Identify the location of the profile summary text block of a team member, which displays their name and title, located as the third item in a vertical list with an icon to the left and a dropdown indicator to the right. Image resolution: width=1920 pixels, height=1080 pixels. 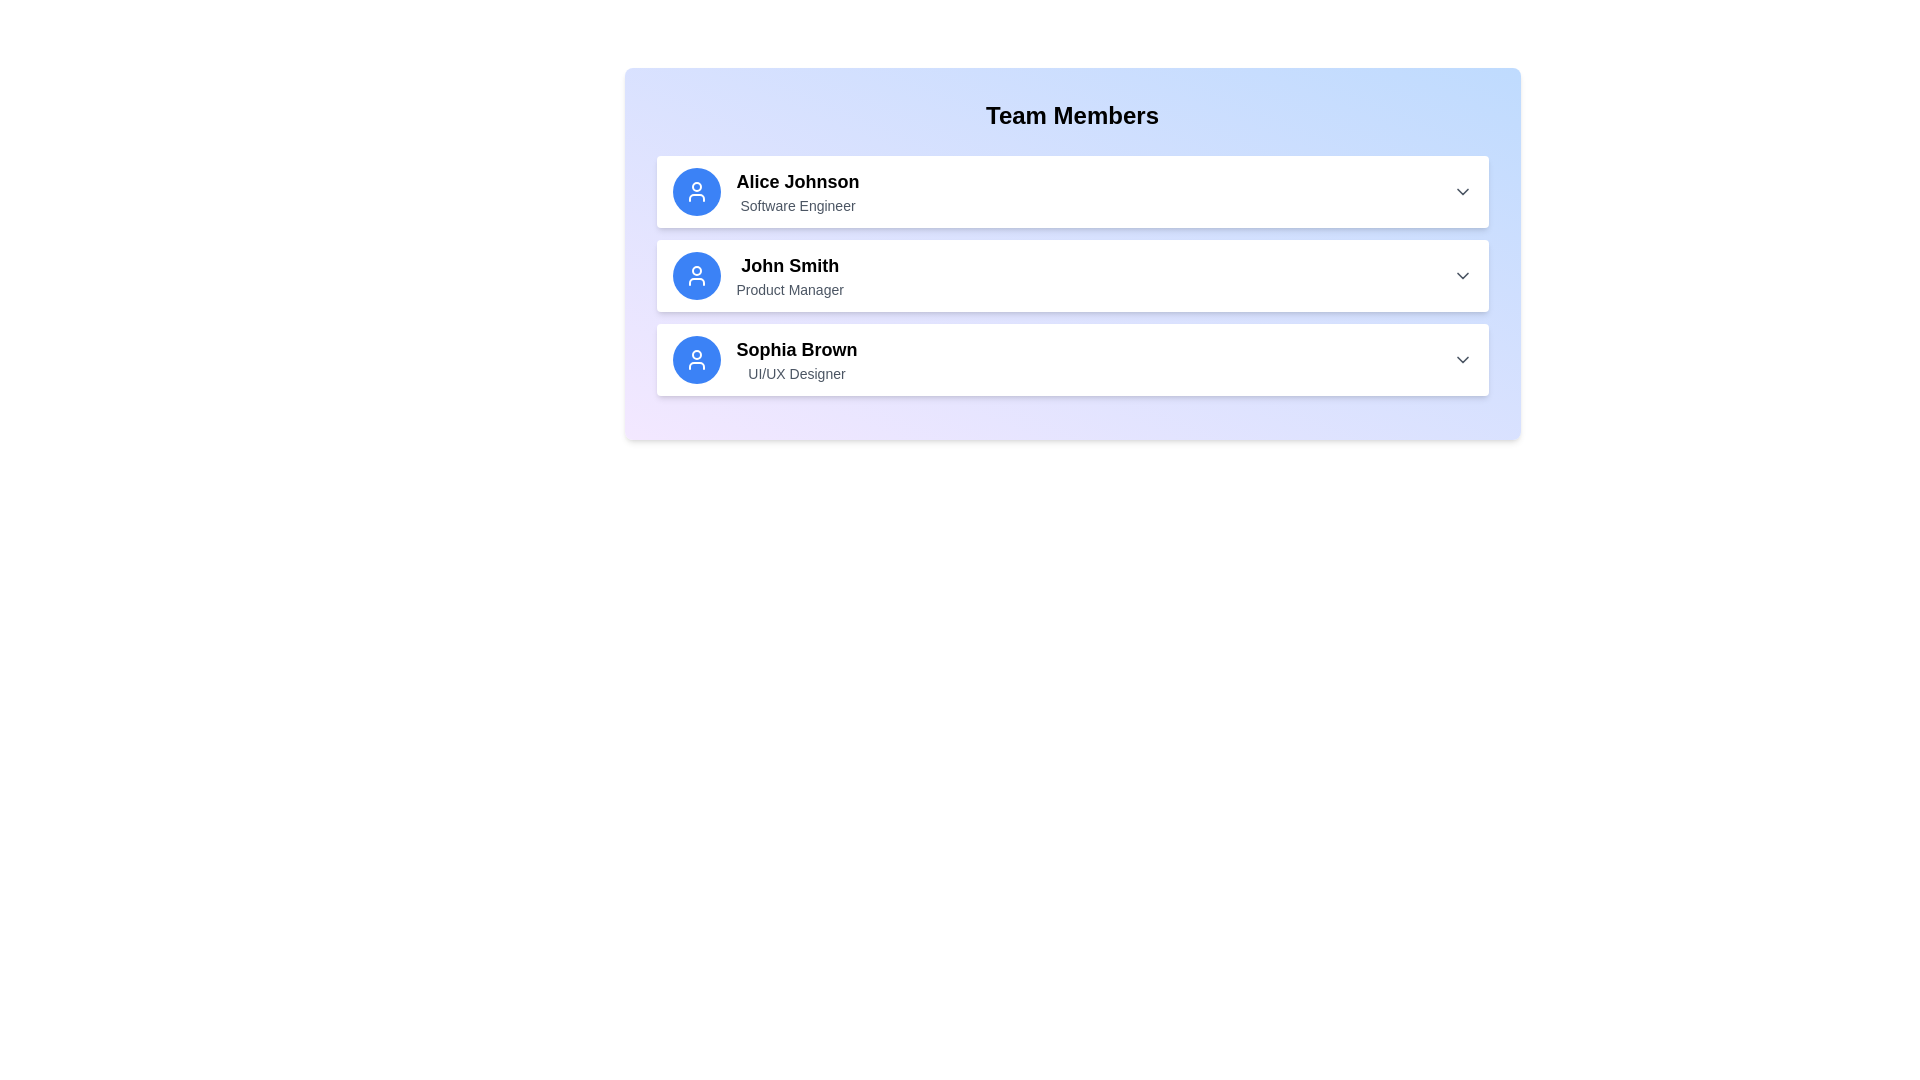
(795, 358).